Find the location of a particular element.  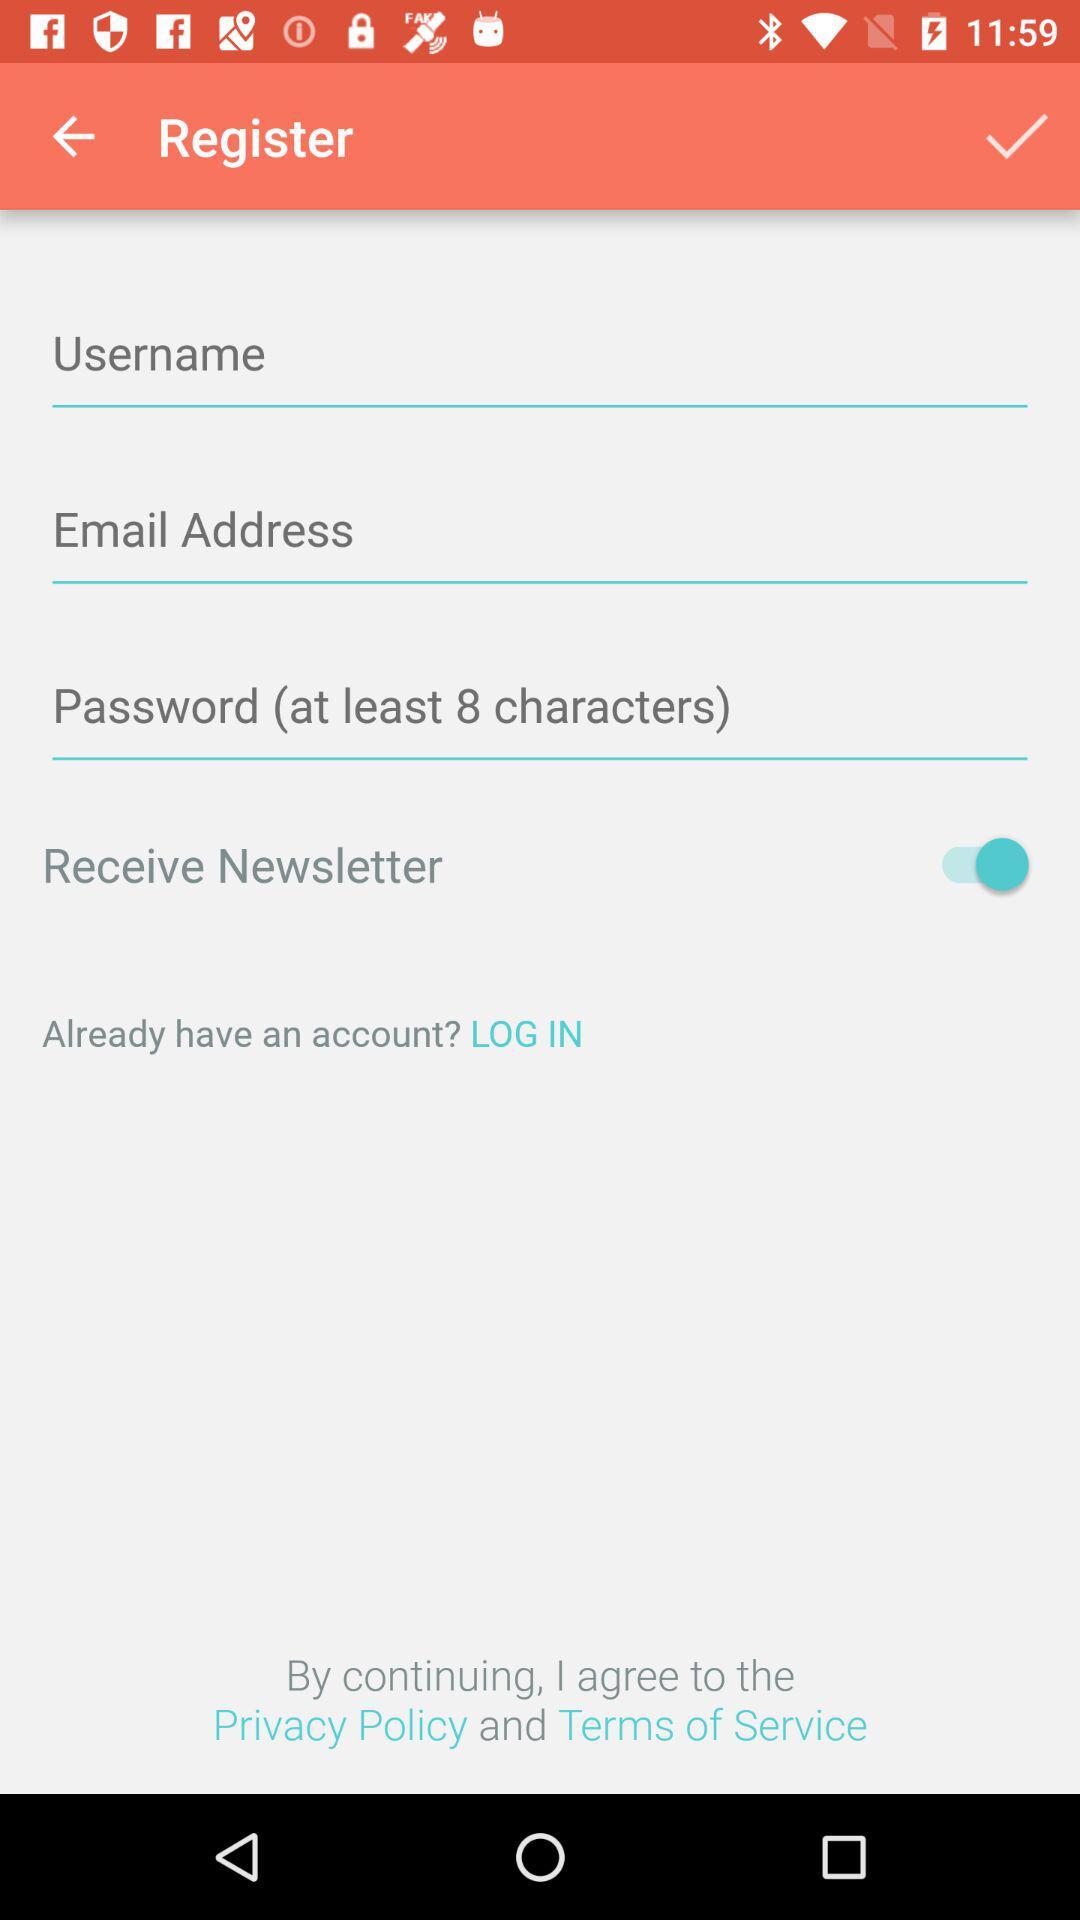

option to receive newsletter is located at coordinates (974, 864).